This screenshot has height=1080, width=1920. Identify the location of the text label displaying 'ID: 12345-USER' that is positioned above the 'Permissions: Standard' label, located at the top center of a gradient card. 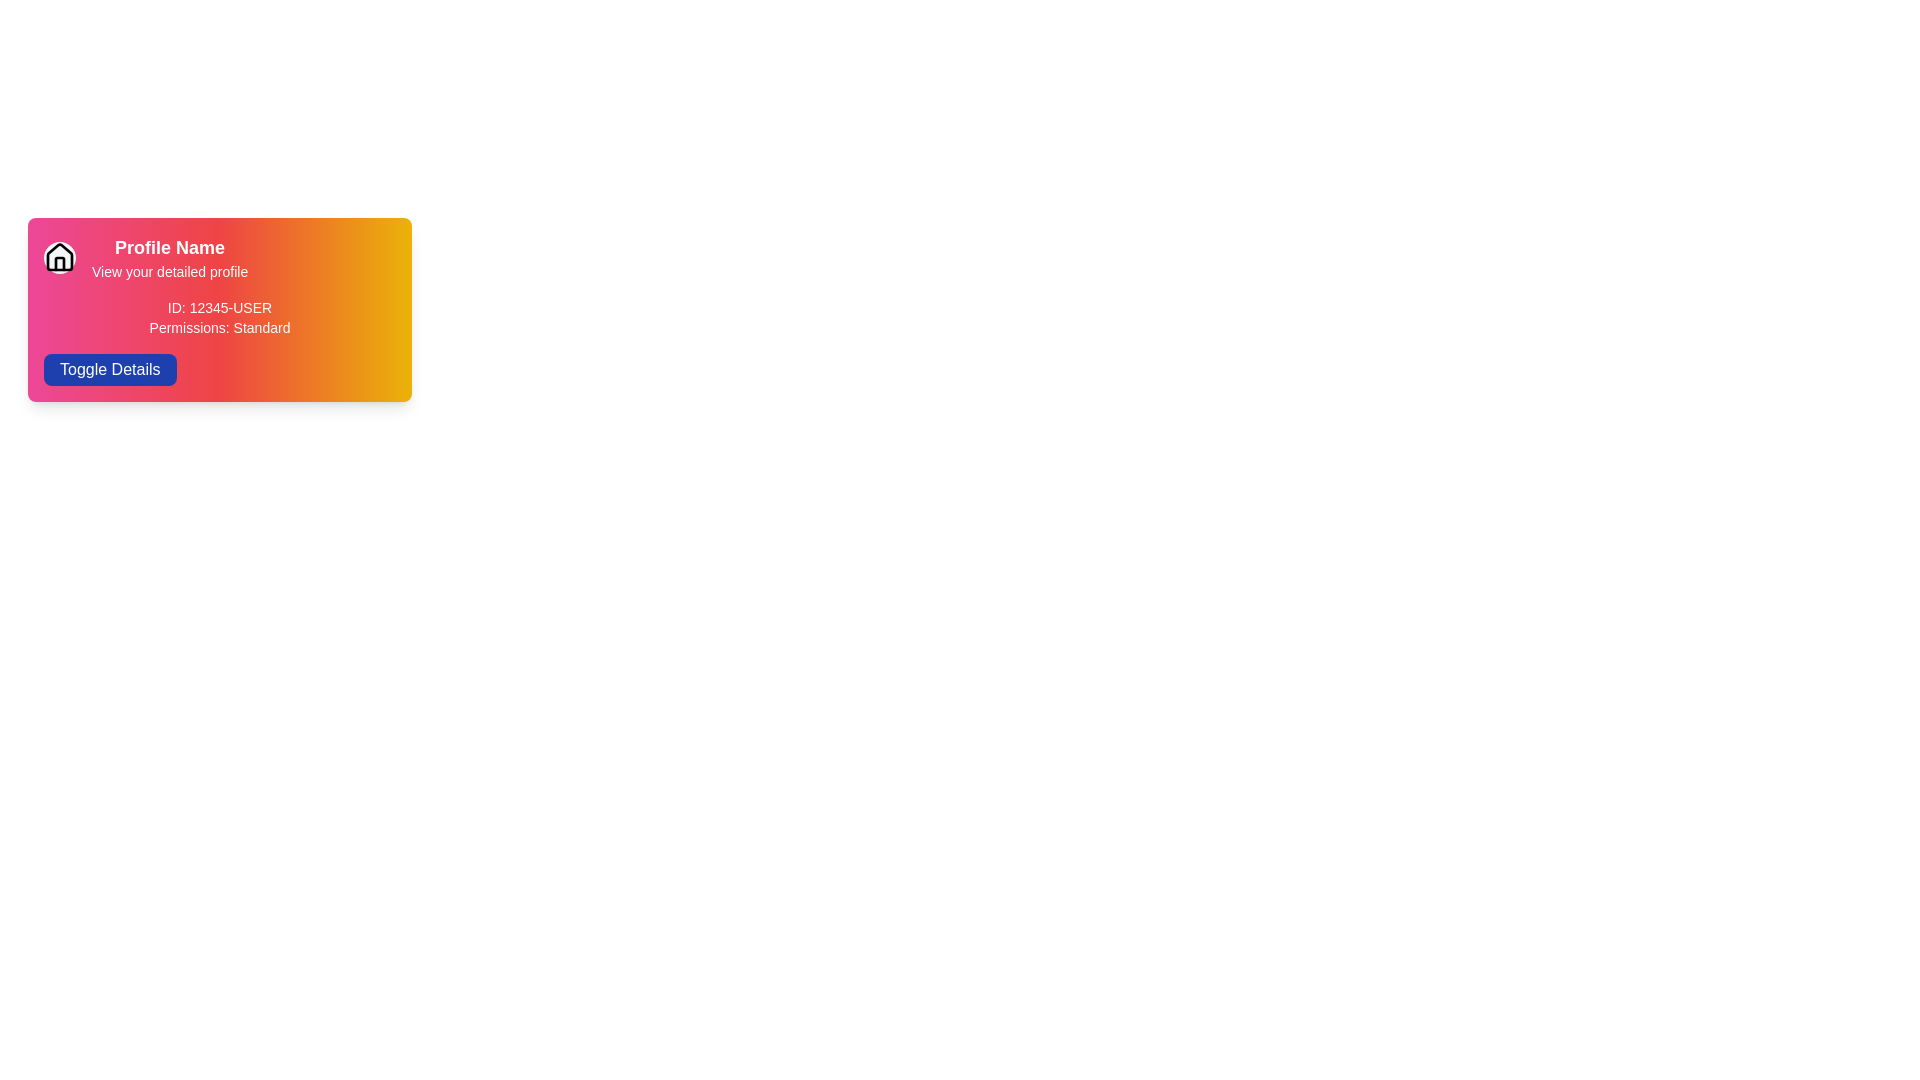
(220, 308).